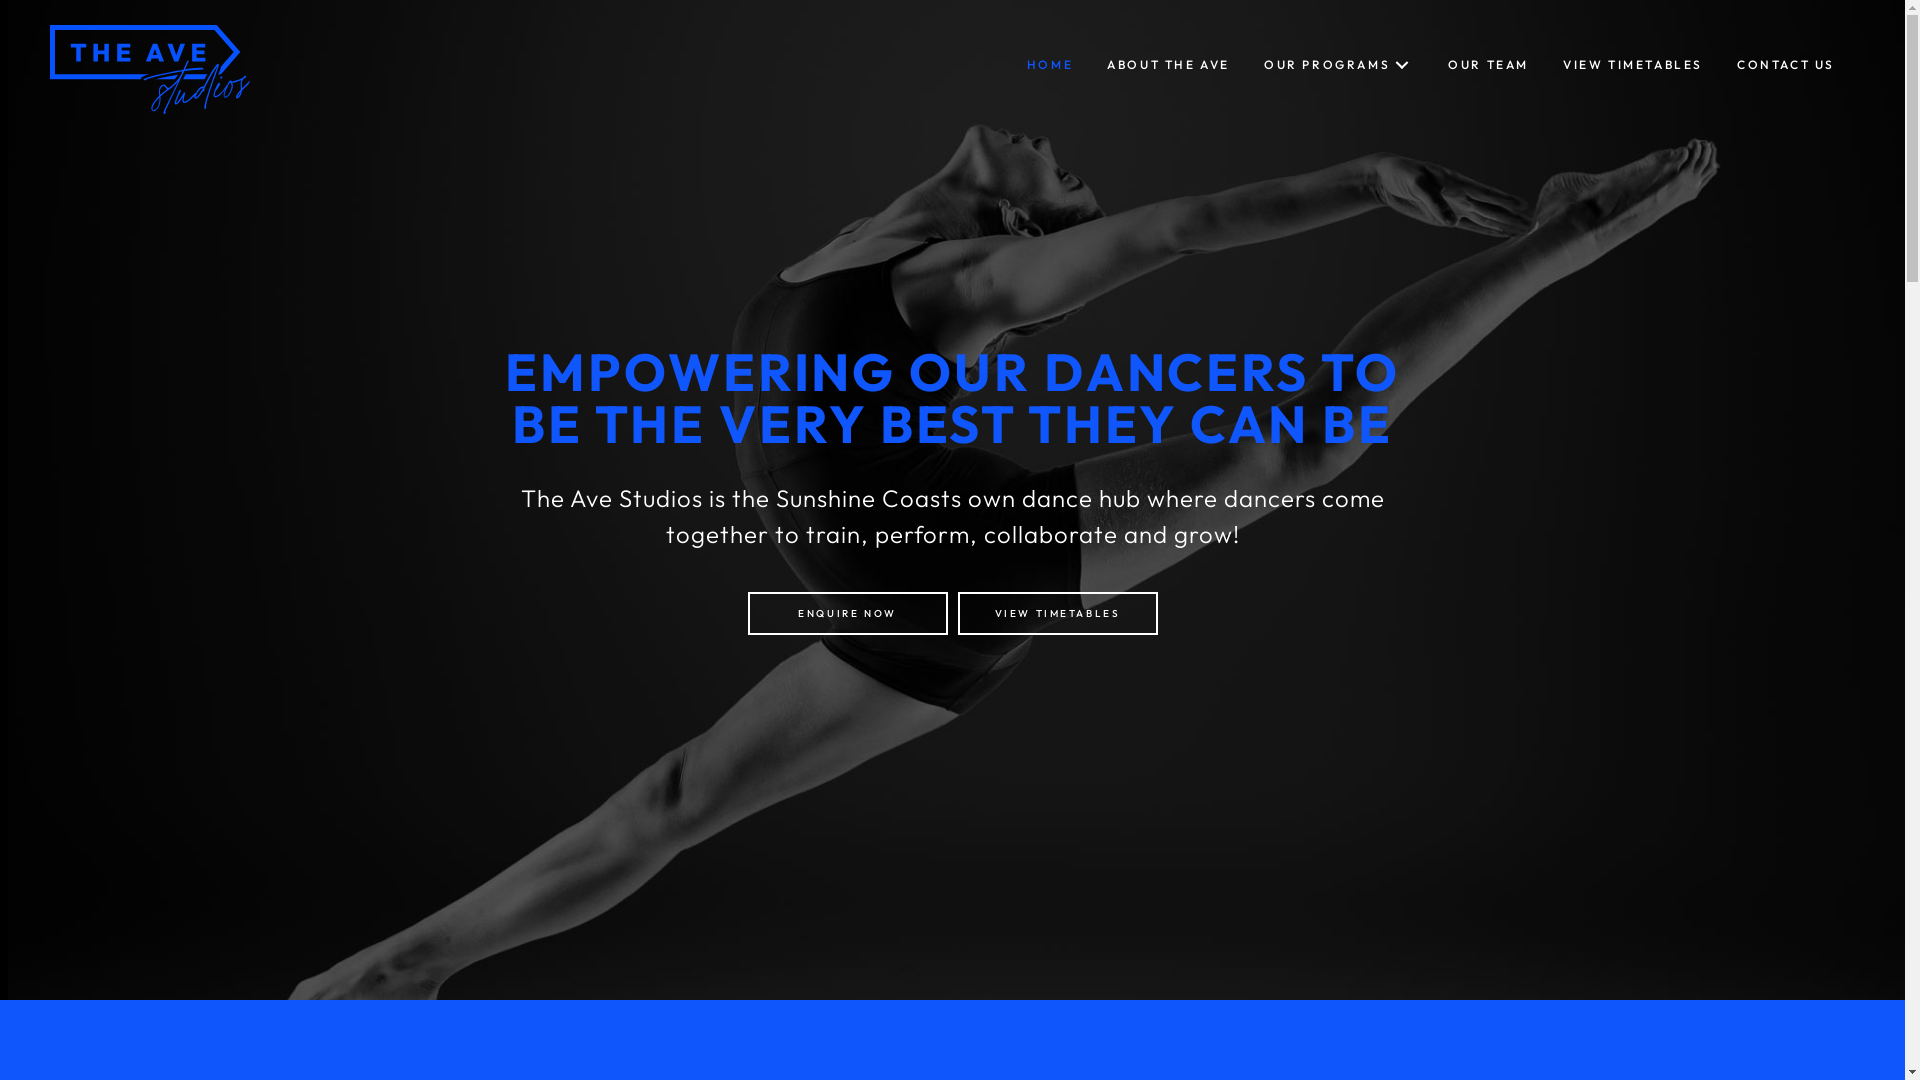 The image size is (1920, 1080). What do you see at coordinates (1168, 64) in the screenshot?
I see `'ABOUT THE AVE'` at bounding box center [1168, 64].